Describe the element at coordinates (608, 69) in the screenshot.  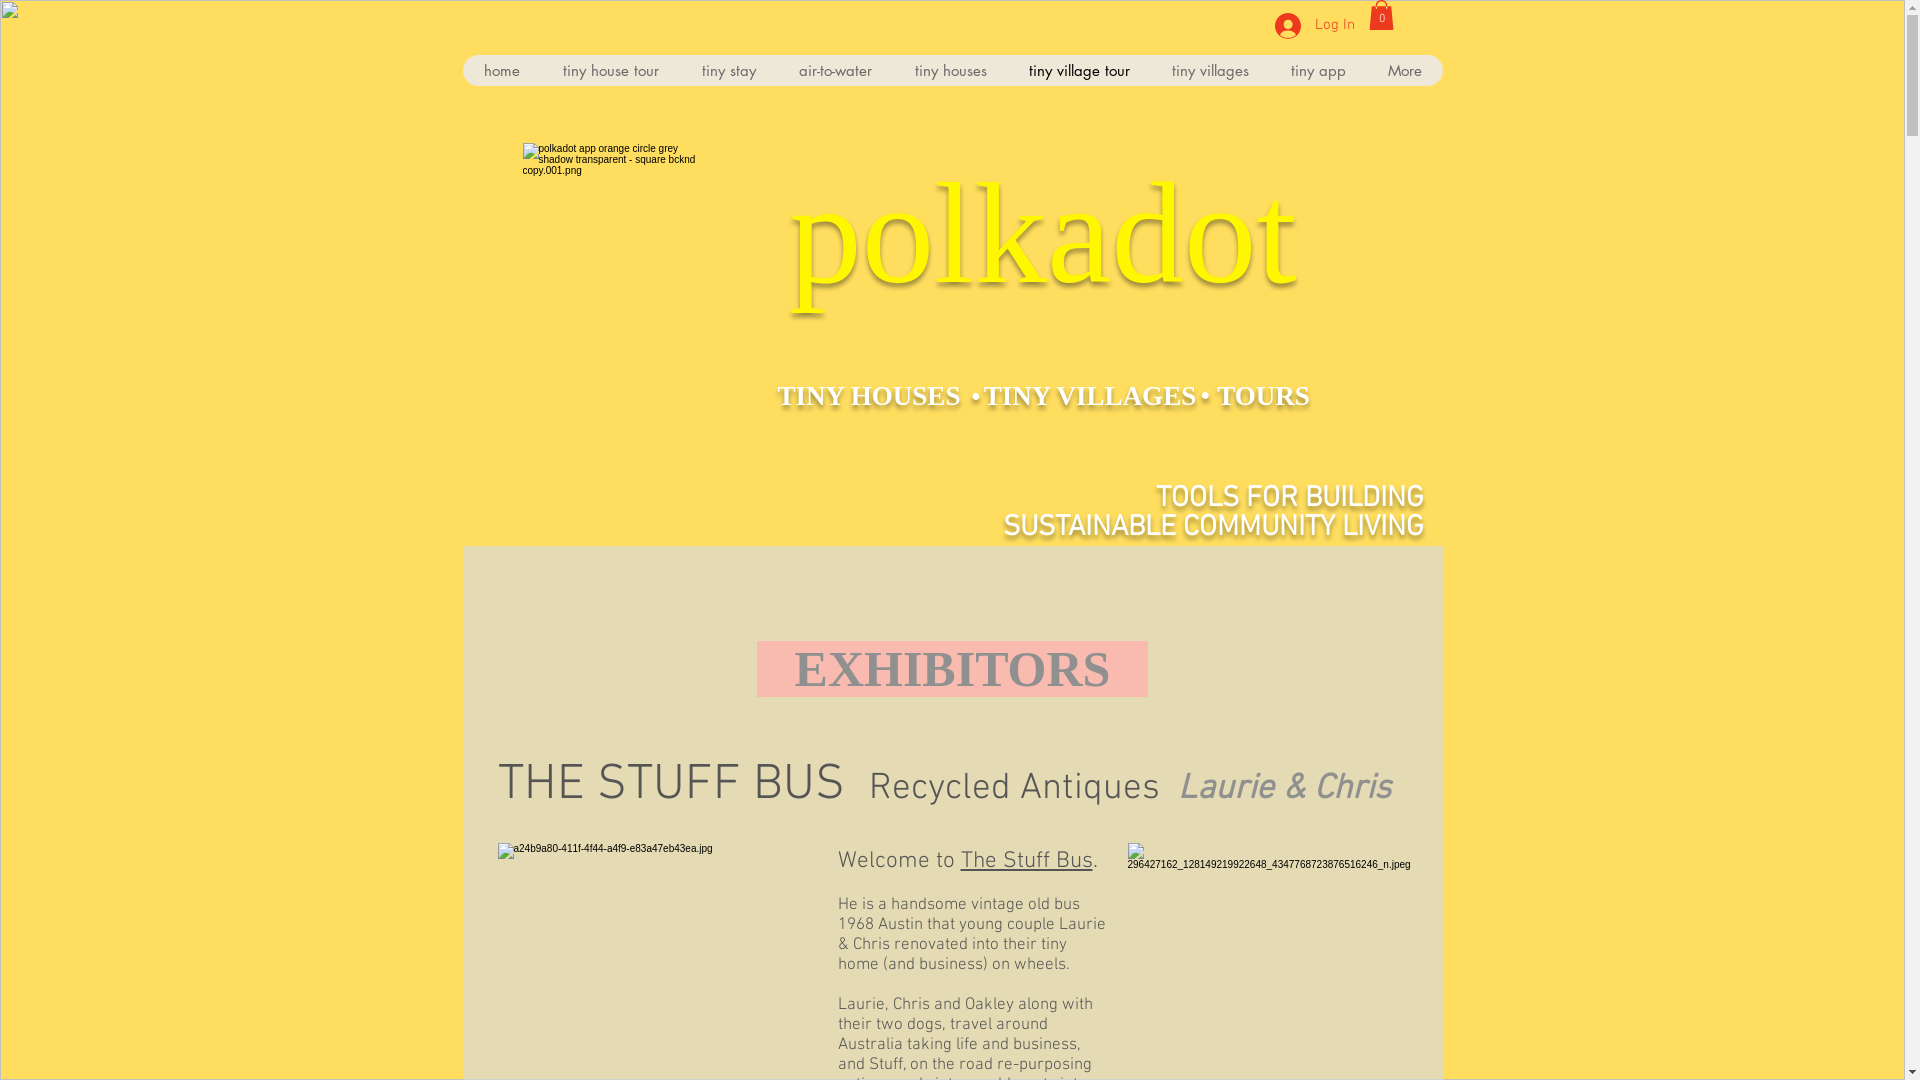
I see `'tiny house tour'` at that location.